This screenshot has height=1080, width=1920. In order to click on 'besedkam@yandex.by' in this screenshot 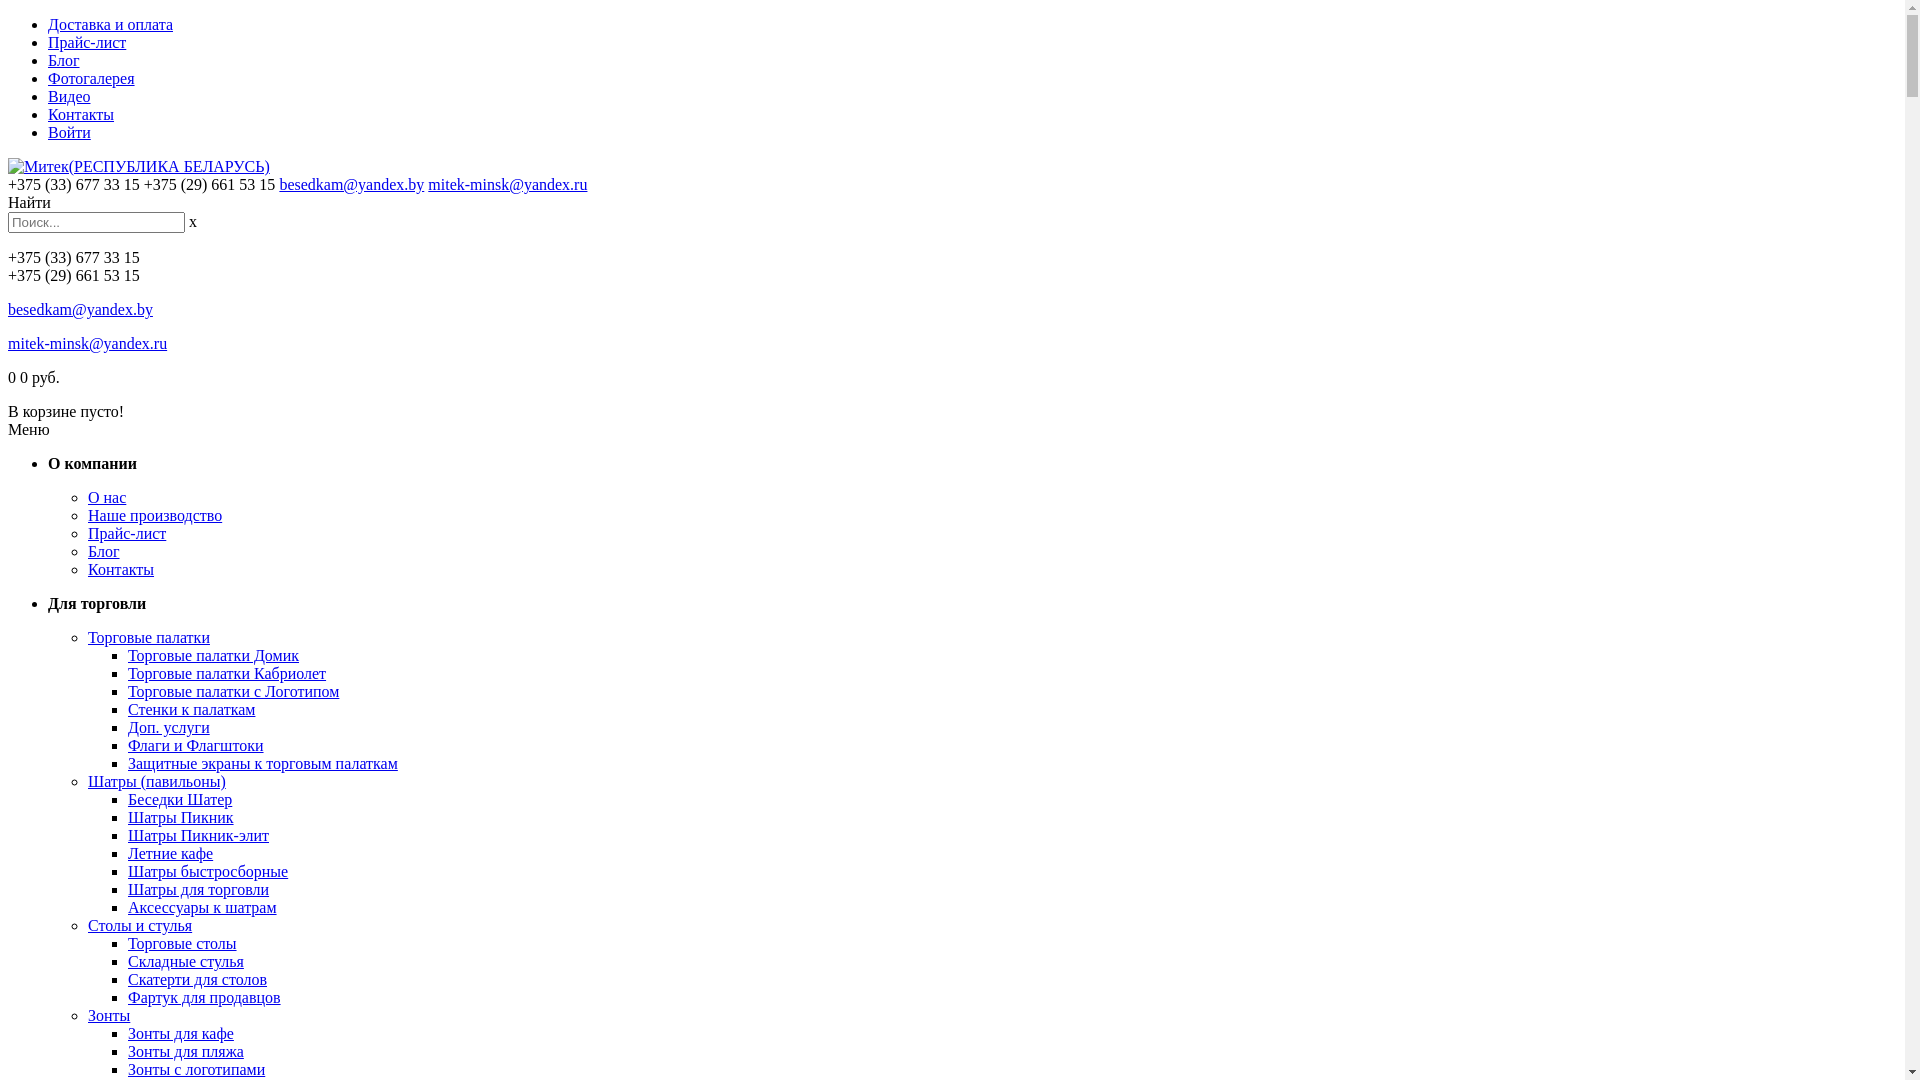, I will do `click(80, 309)`.